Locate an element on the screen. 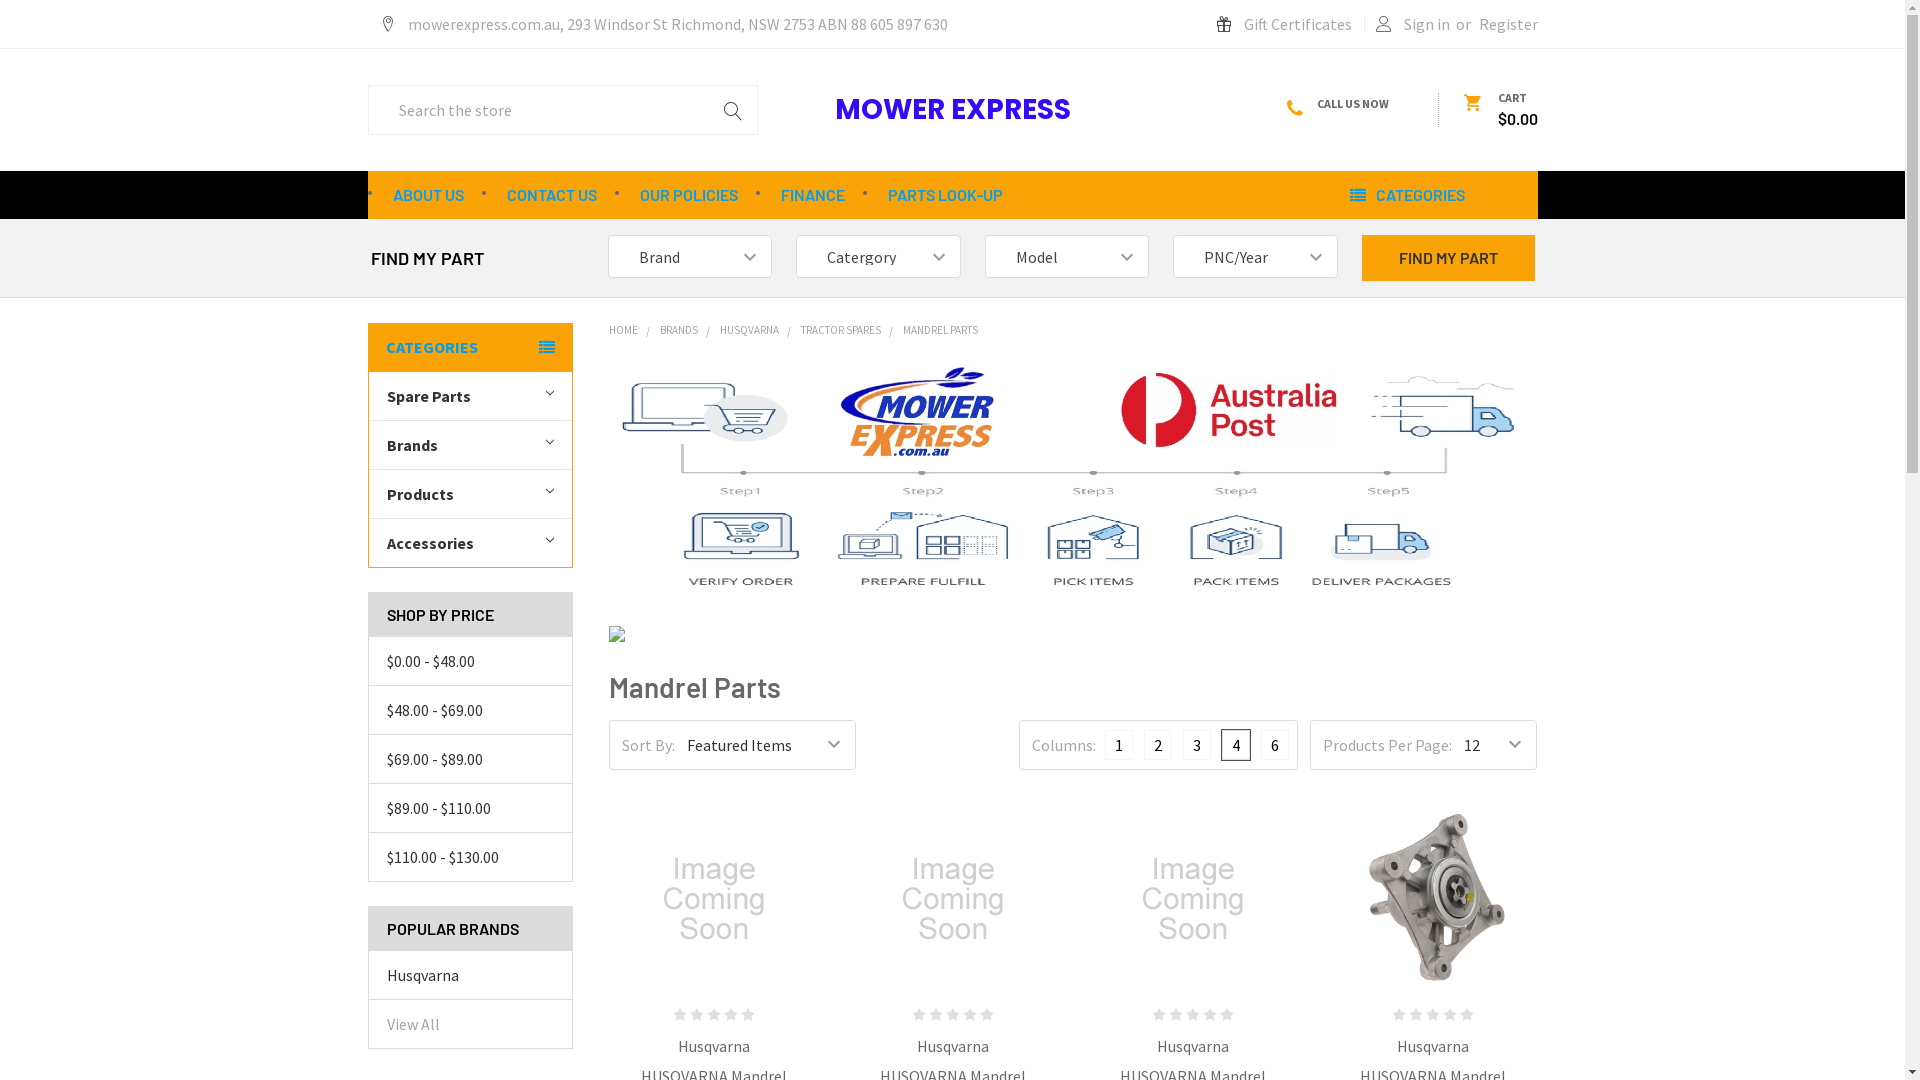 This screenshot has height=1080, width=1920. 'CART is located at coordinates (1499, 110).